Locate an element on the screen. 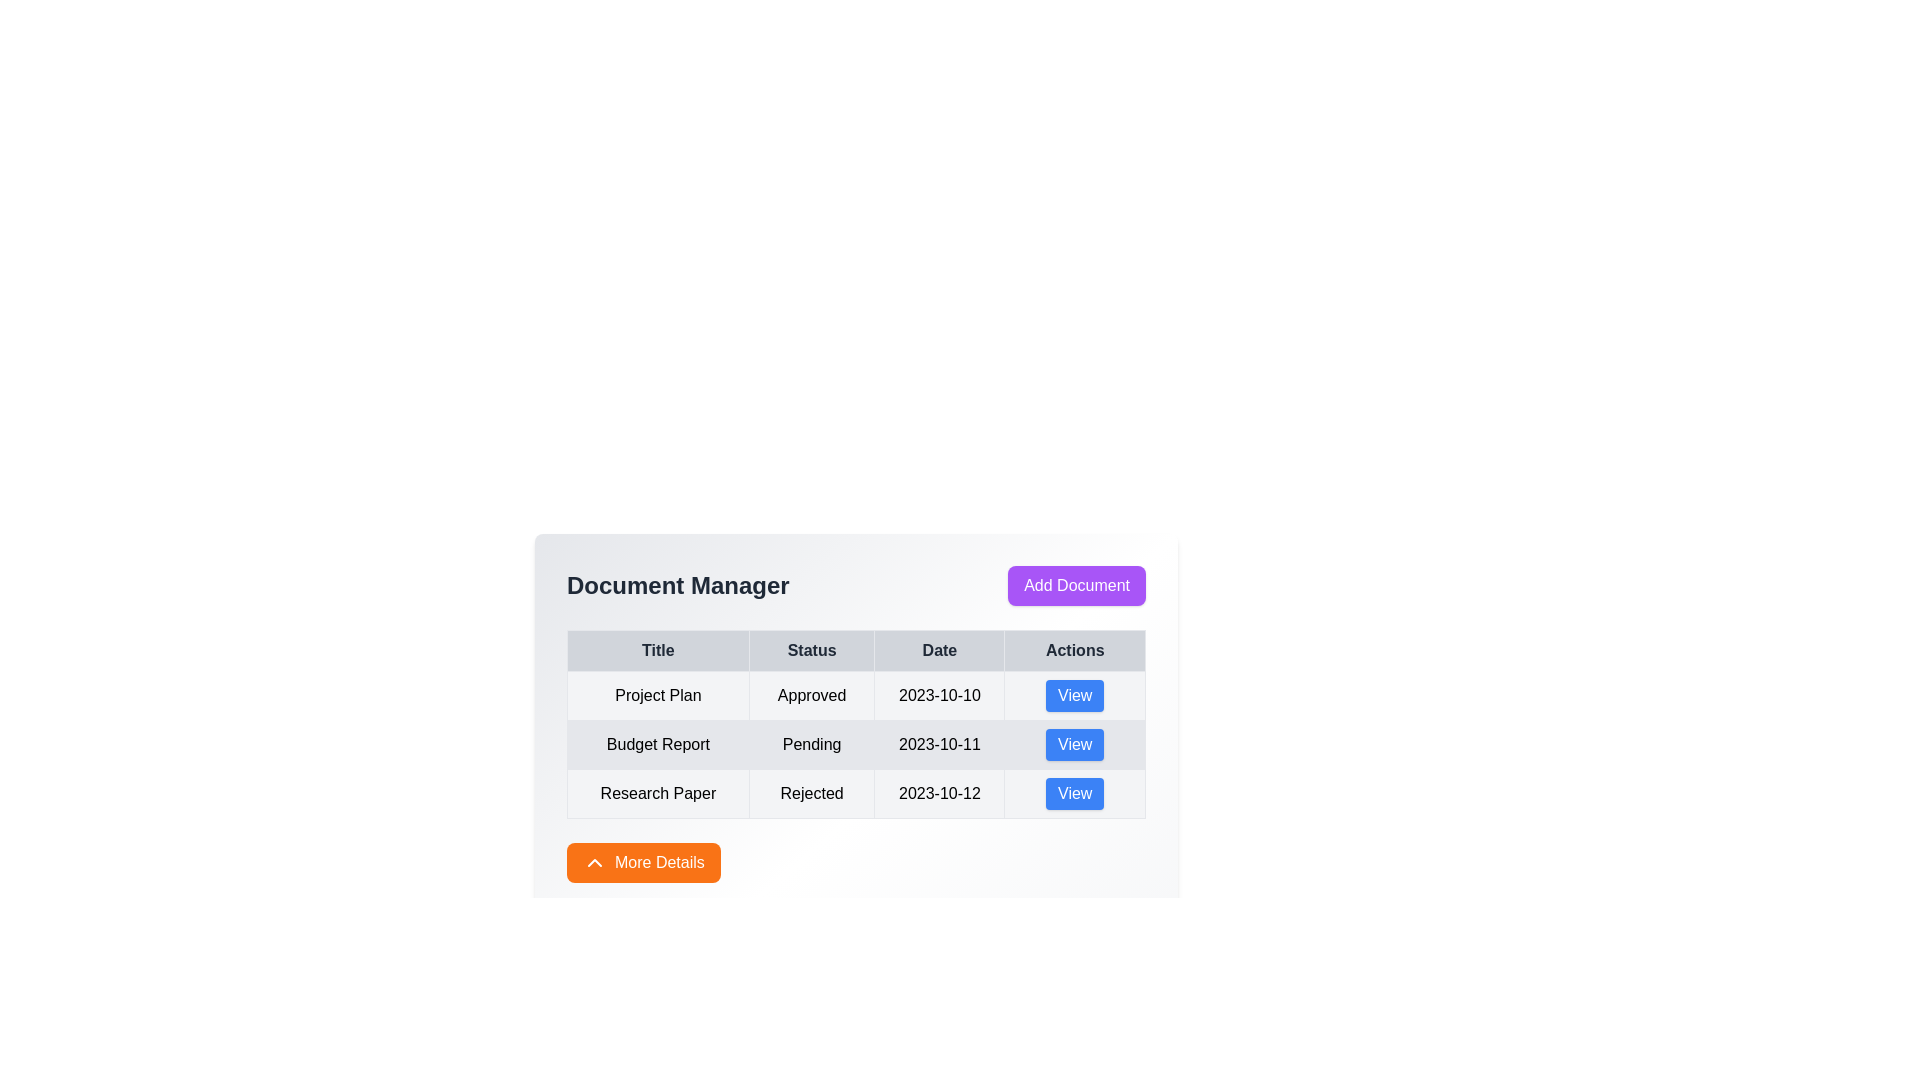 This screenshot has width=1920, height=1080. the Text Display element that shows the date '2023-10-12', which is positioned in the 'Date' column, between the 'Rejected' status and the 'View' button is located at coordinates (938, 793).